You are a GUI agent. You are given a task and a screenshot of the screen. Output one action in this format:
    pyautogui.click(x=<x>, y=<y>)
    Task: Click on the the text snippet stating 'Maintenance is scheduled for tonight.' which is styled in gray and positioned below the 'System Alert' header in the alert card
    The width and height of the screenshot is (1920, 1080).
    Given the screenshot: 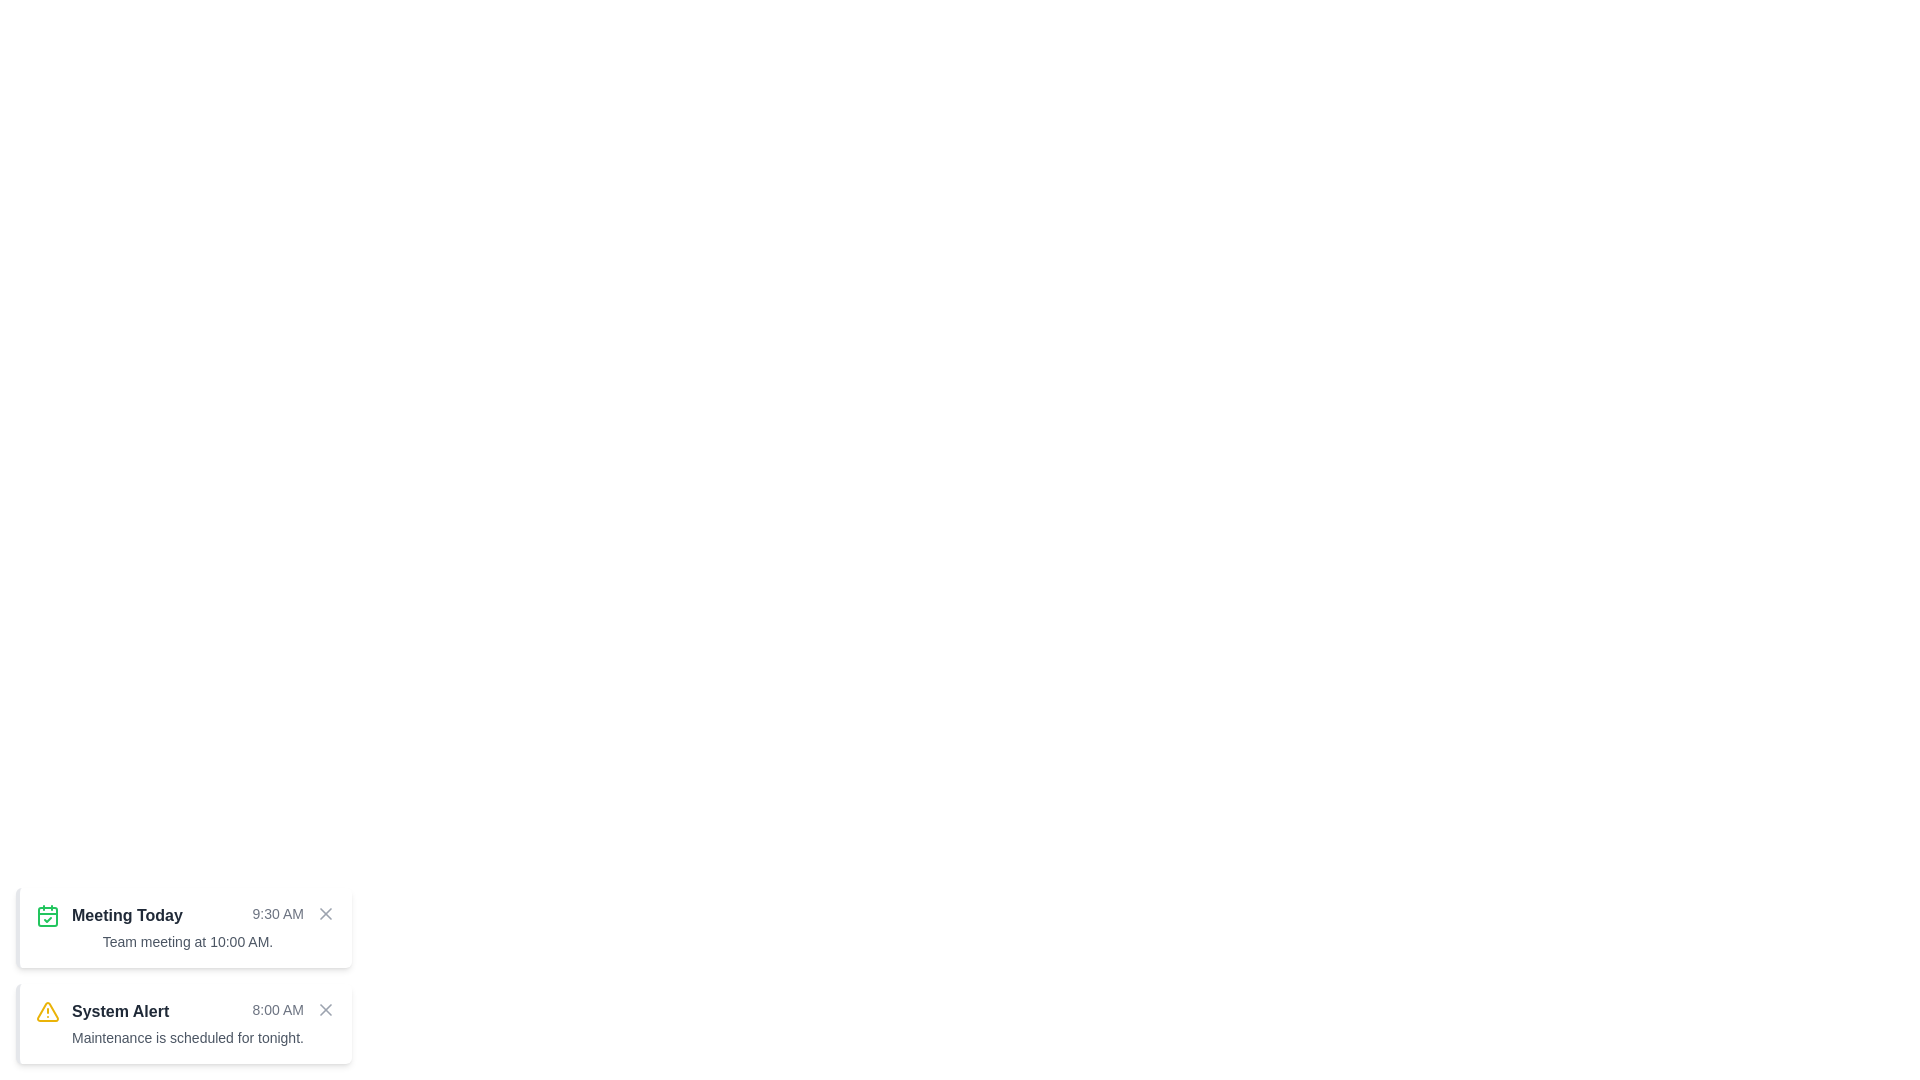 What is the action you would take?
    pyautogui.click(x=187, y=1036)
    